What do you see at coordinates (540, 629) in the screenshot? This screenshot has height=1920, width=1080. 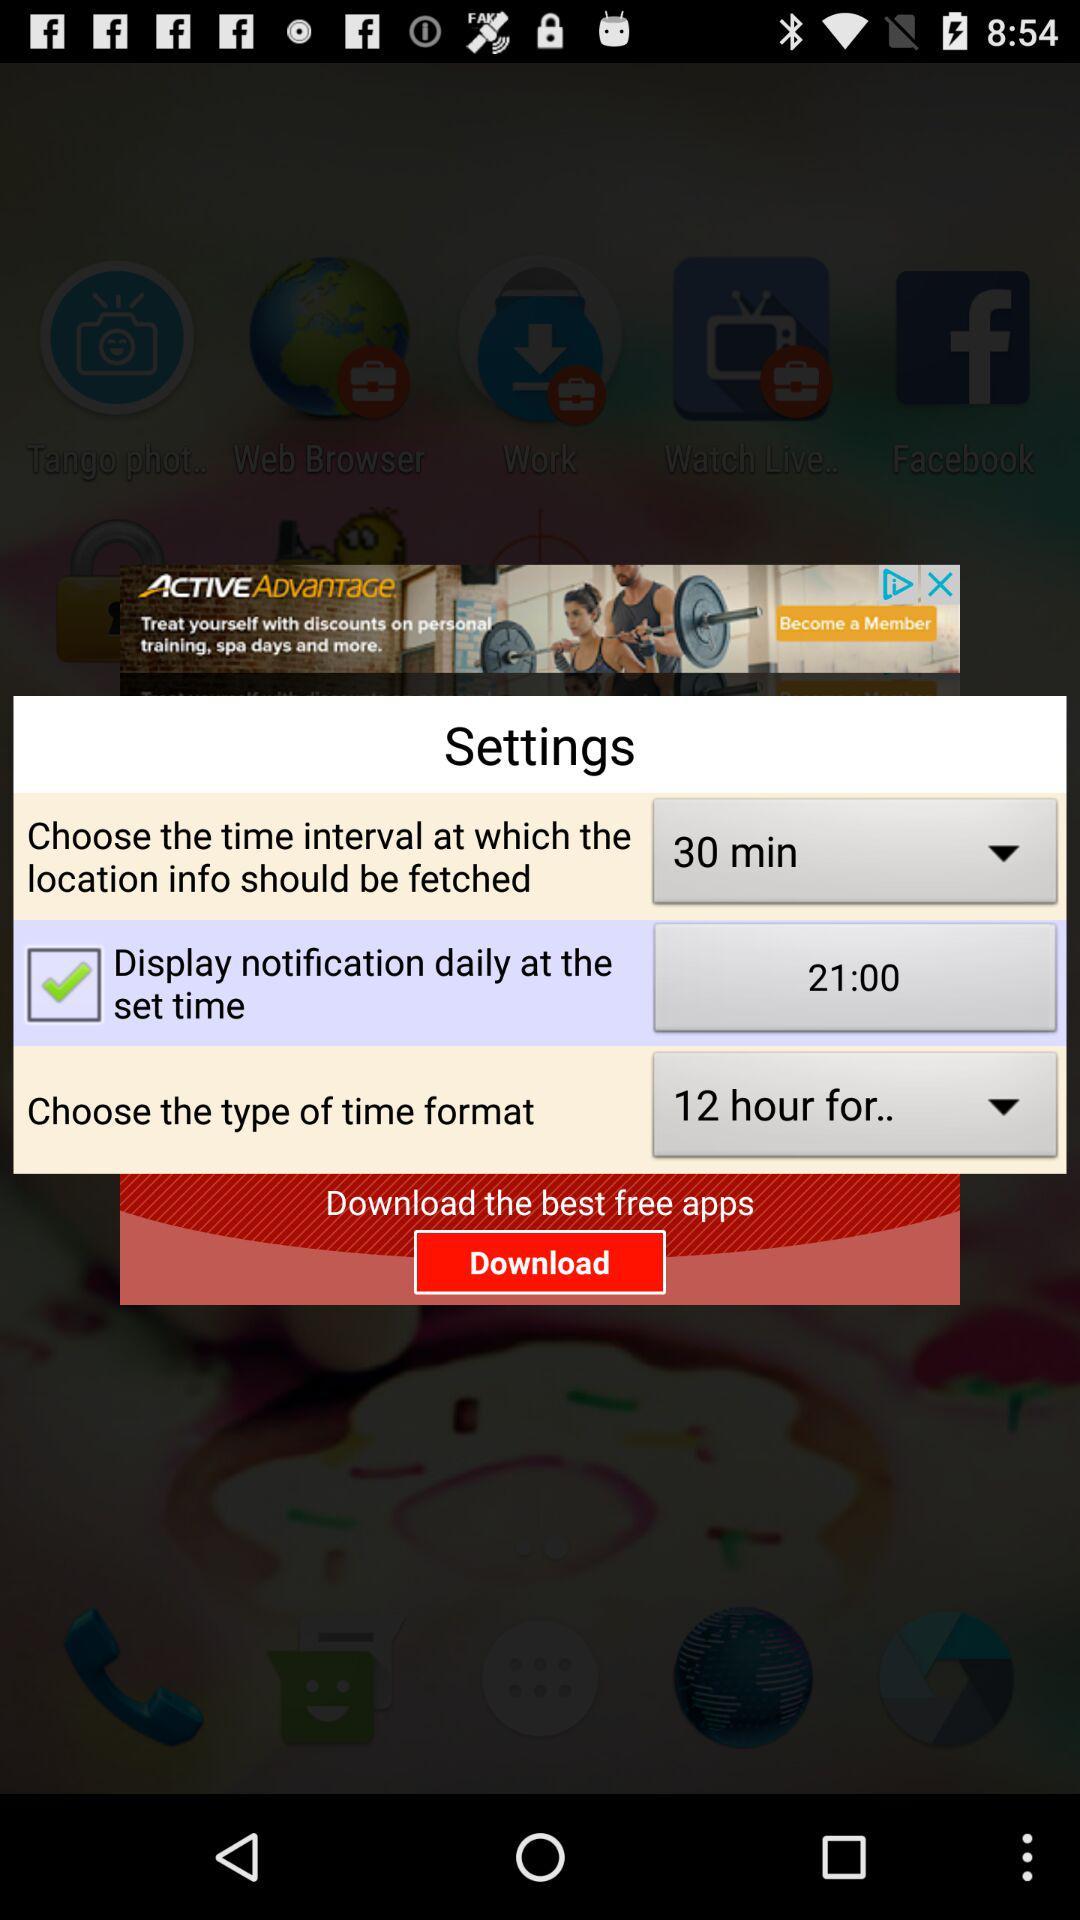 I see `interact with advertisement` at bounding box center [540, 629].